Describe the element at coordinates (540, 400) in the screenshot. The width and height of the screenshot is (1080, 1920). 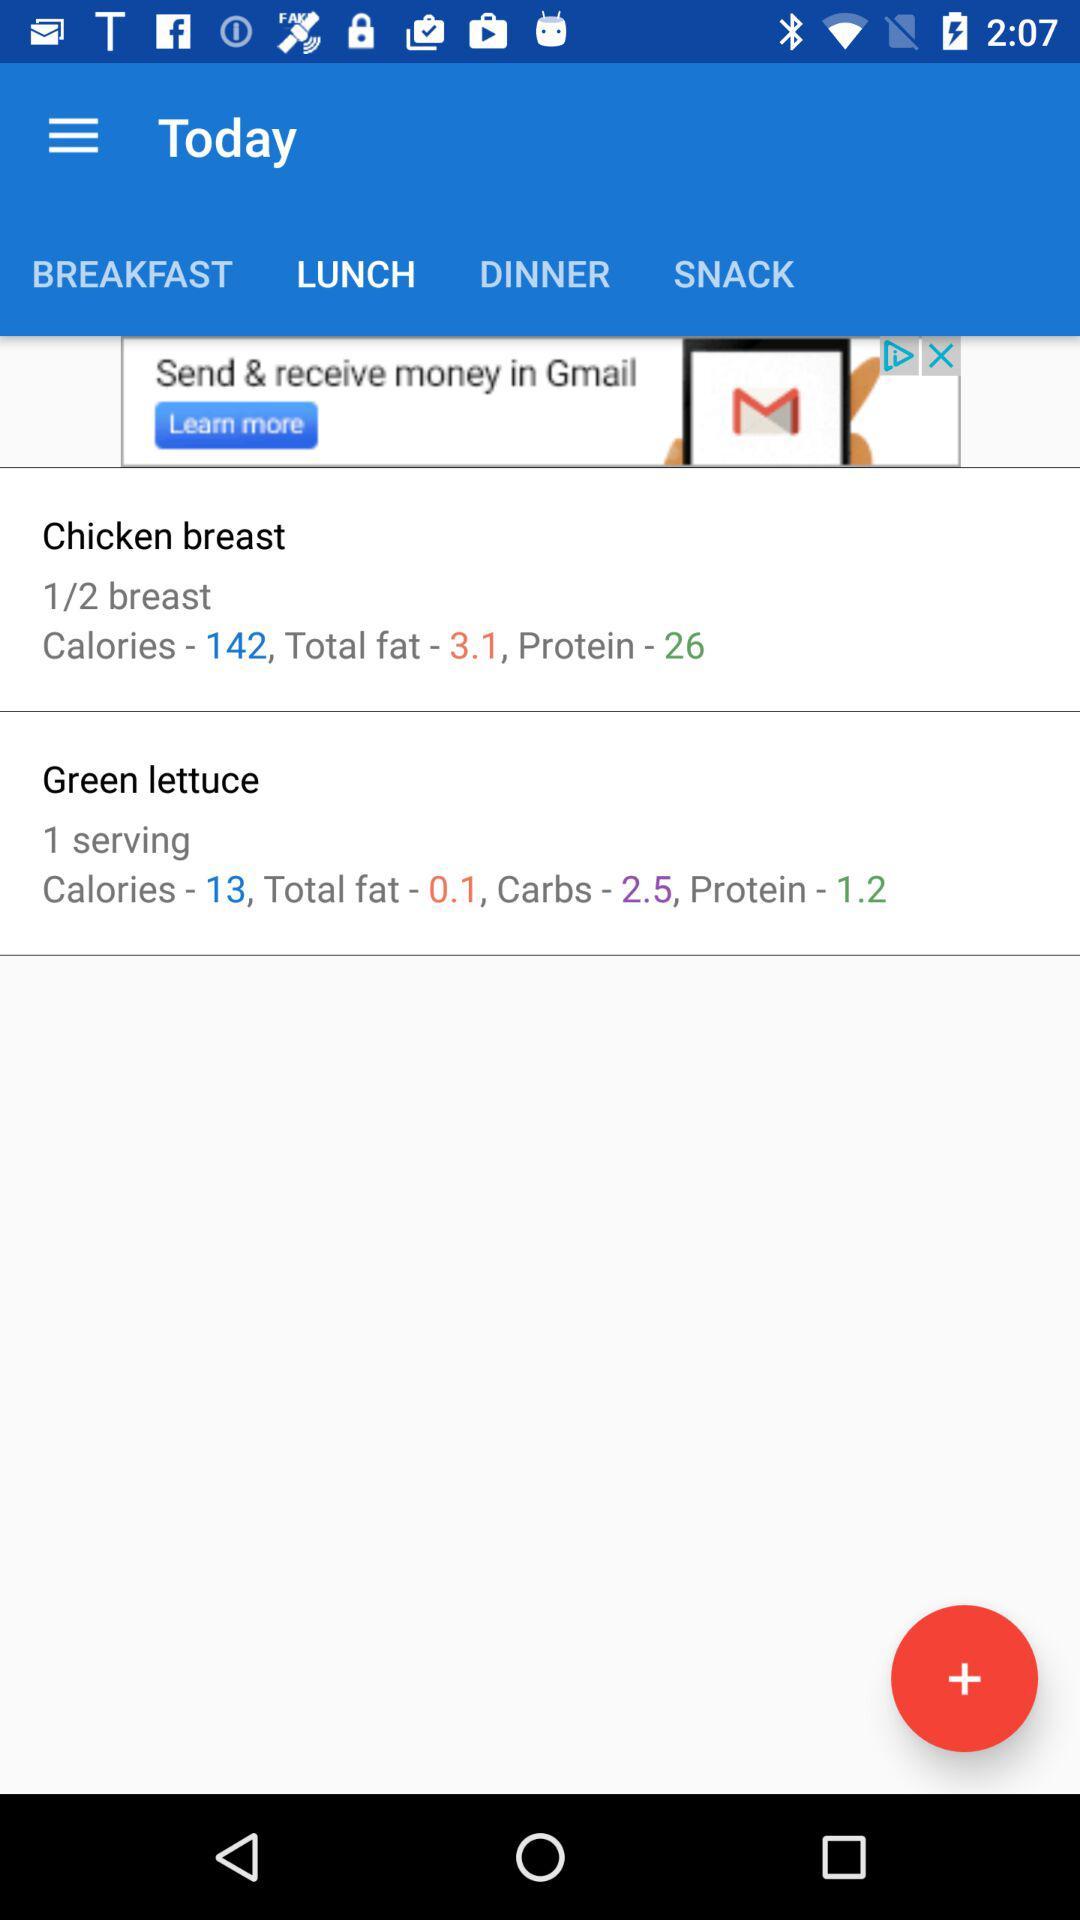
I see `inbox to seen` at that location.